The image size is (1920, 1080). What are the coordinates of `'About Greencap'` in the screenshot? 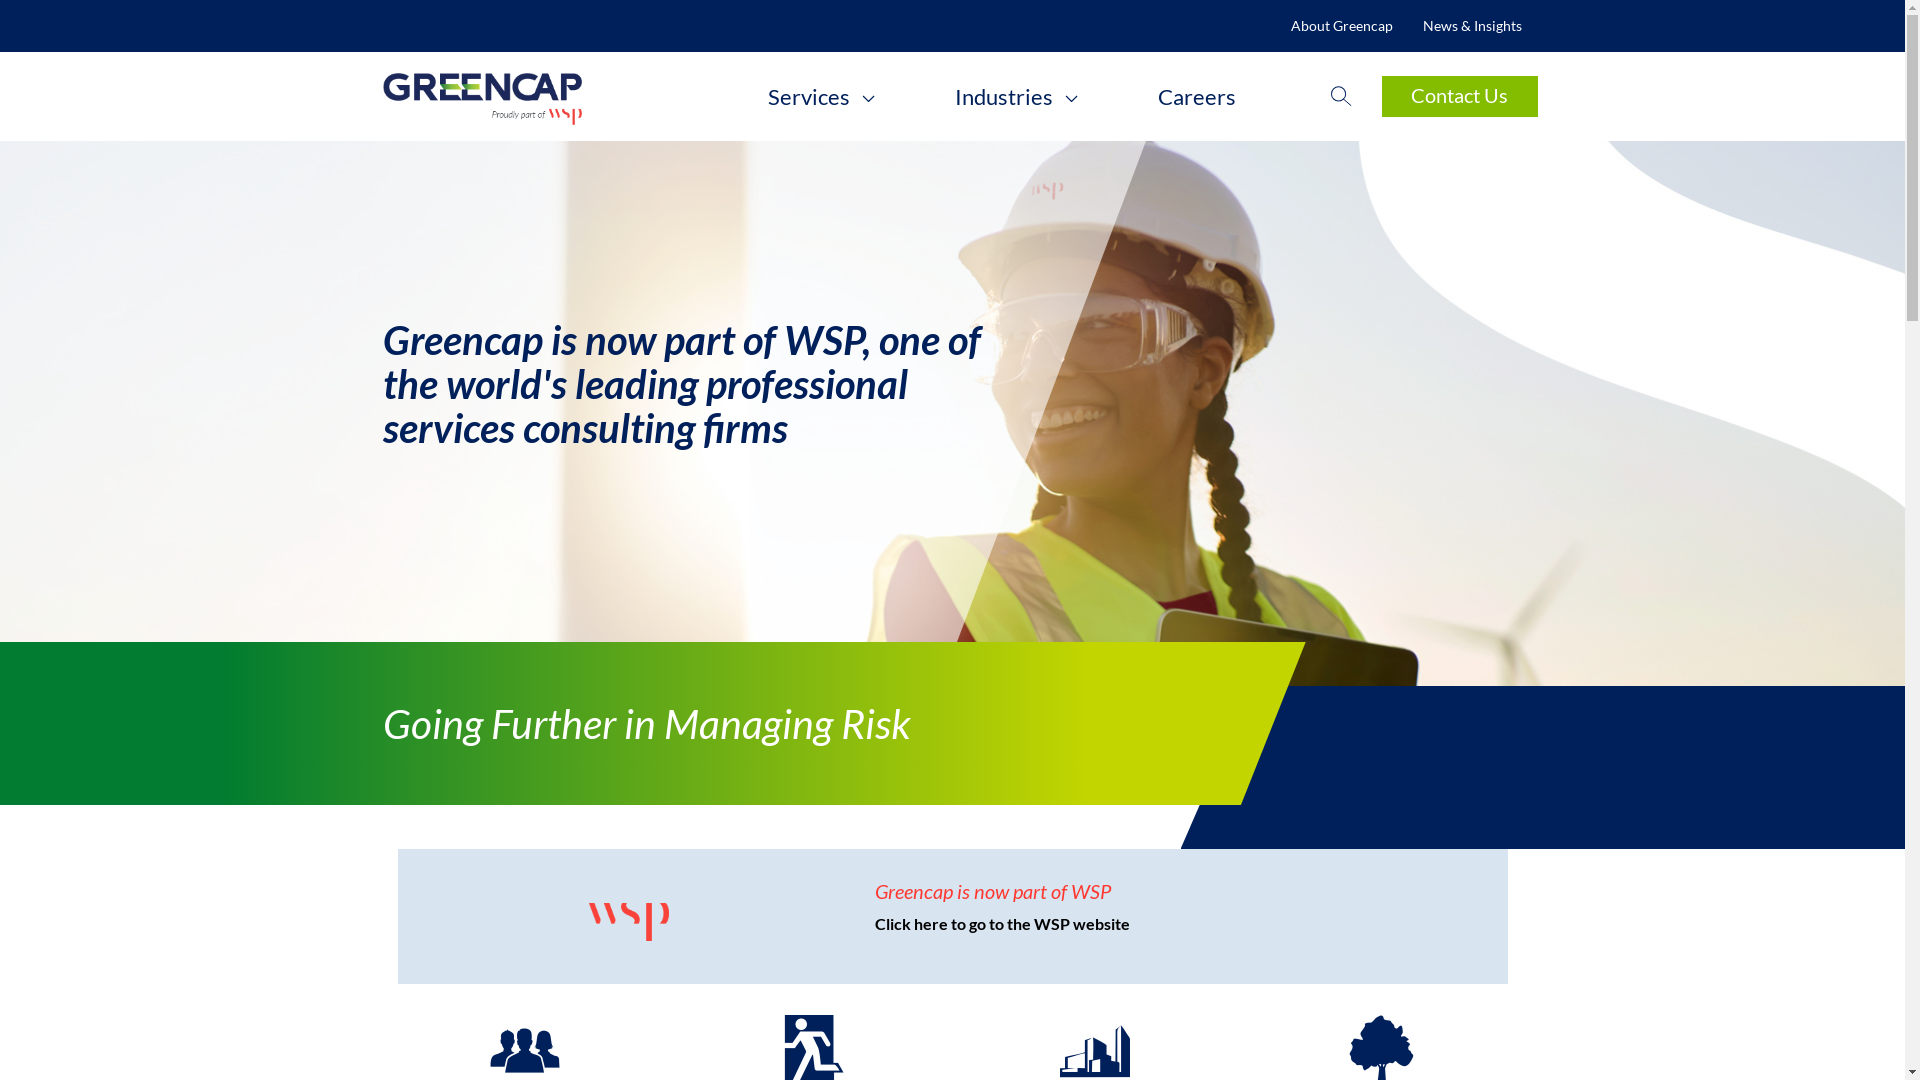 It's located at (1342, 26).